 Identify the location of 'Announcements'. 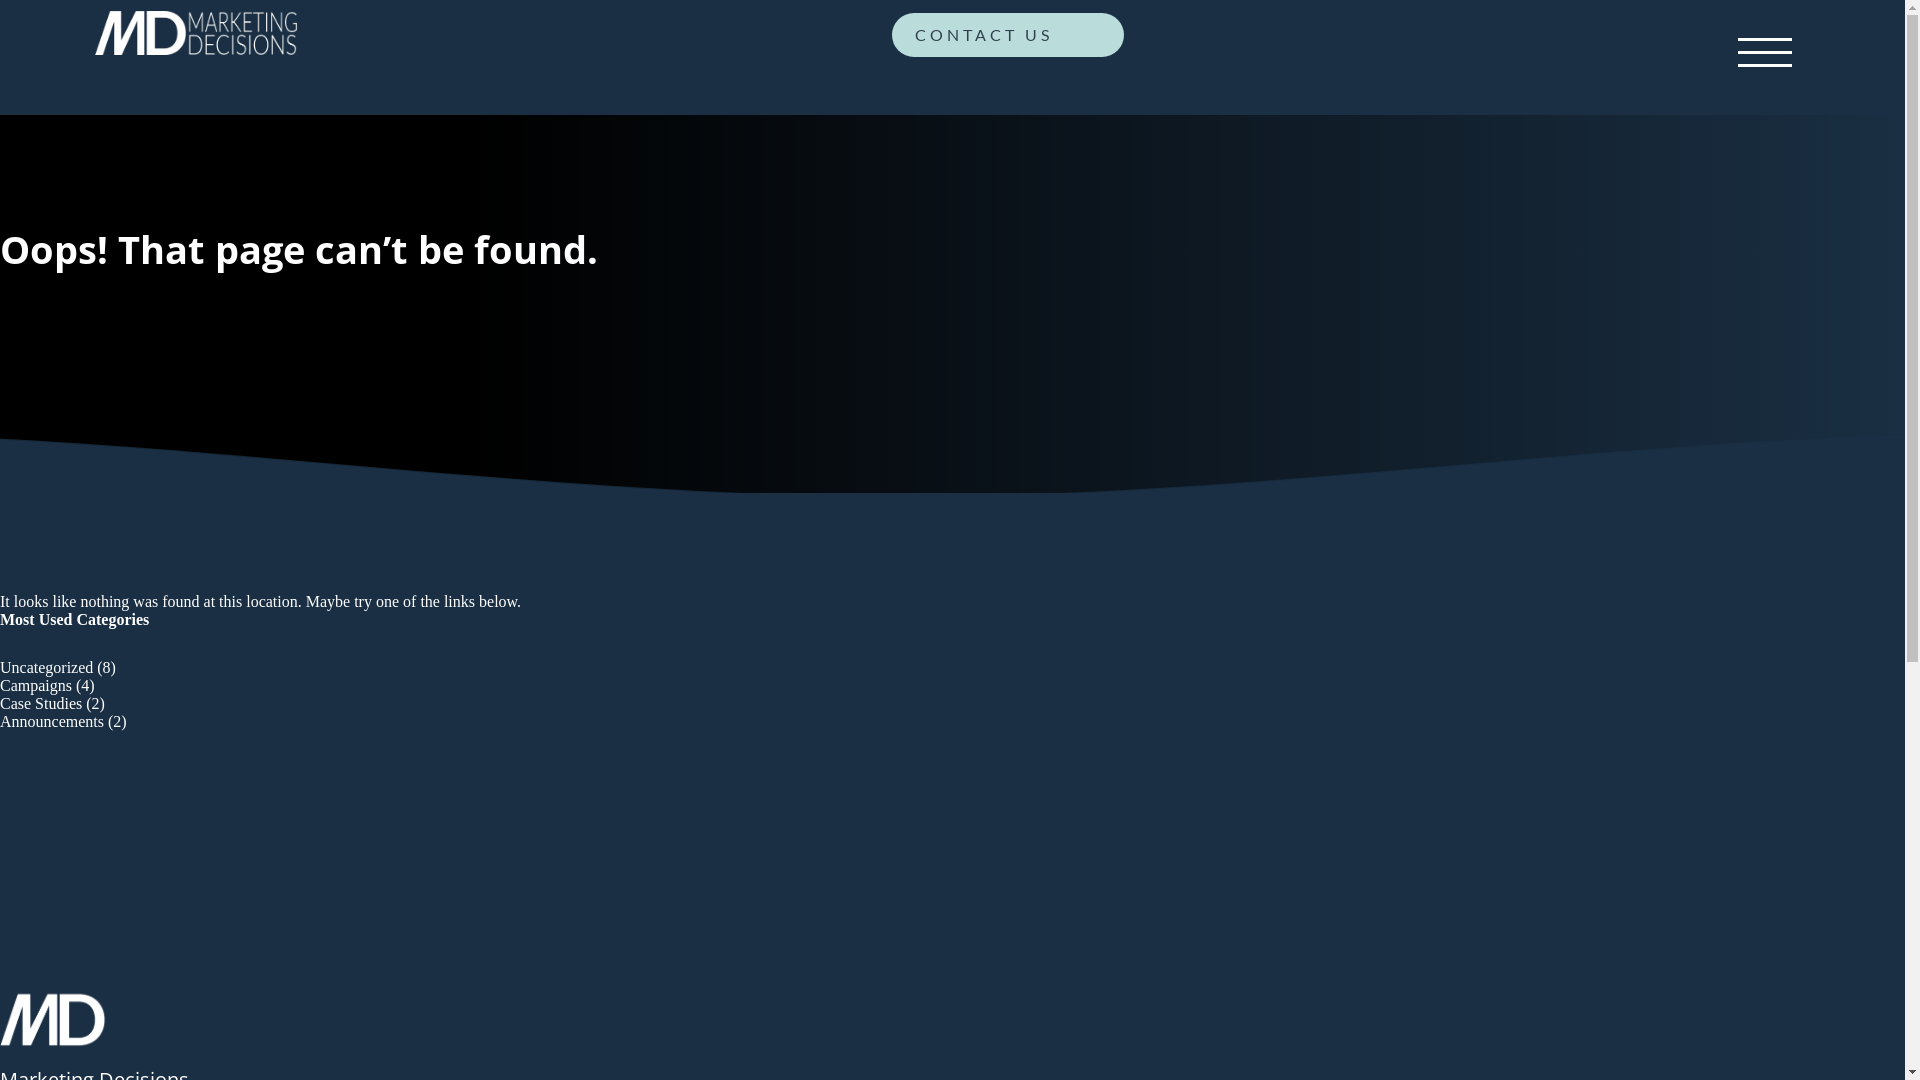
(52, 721).